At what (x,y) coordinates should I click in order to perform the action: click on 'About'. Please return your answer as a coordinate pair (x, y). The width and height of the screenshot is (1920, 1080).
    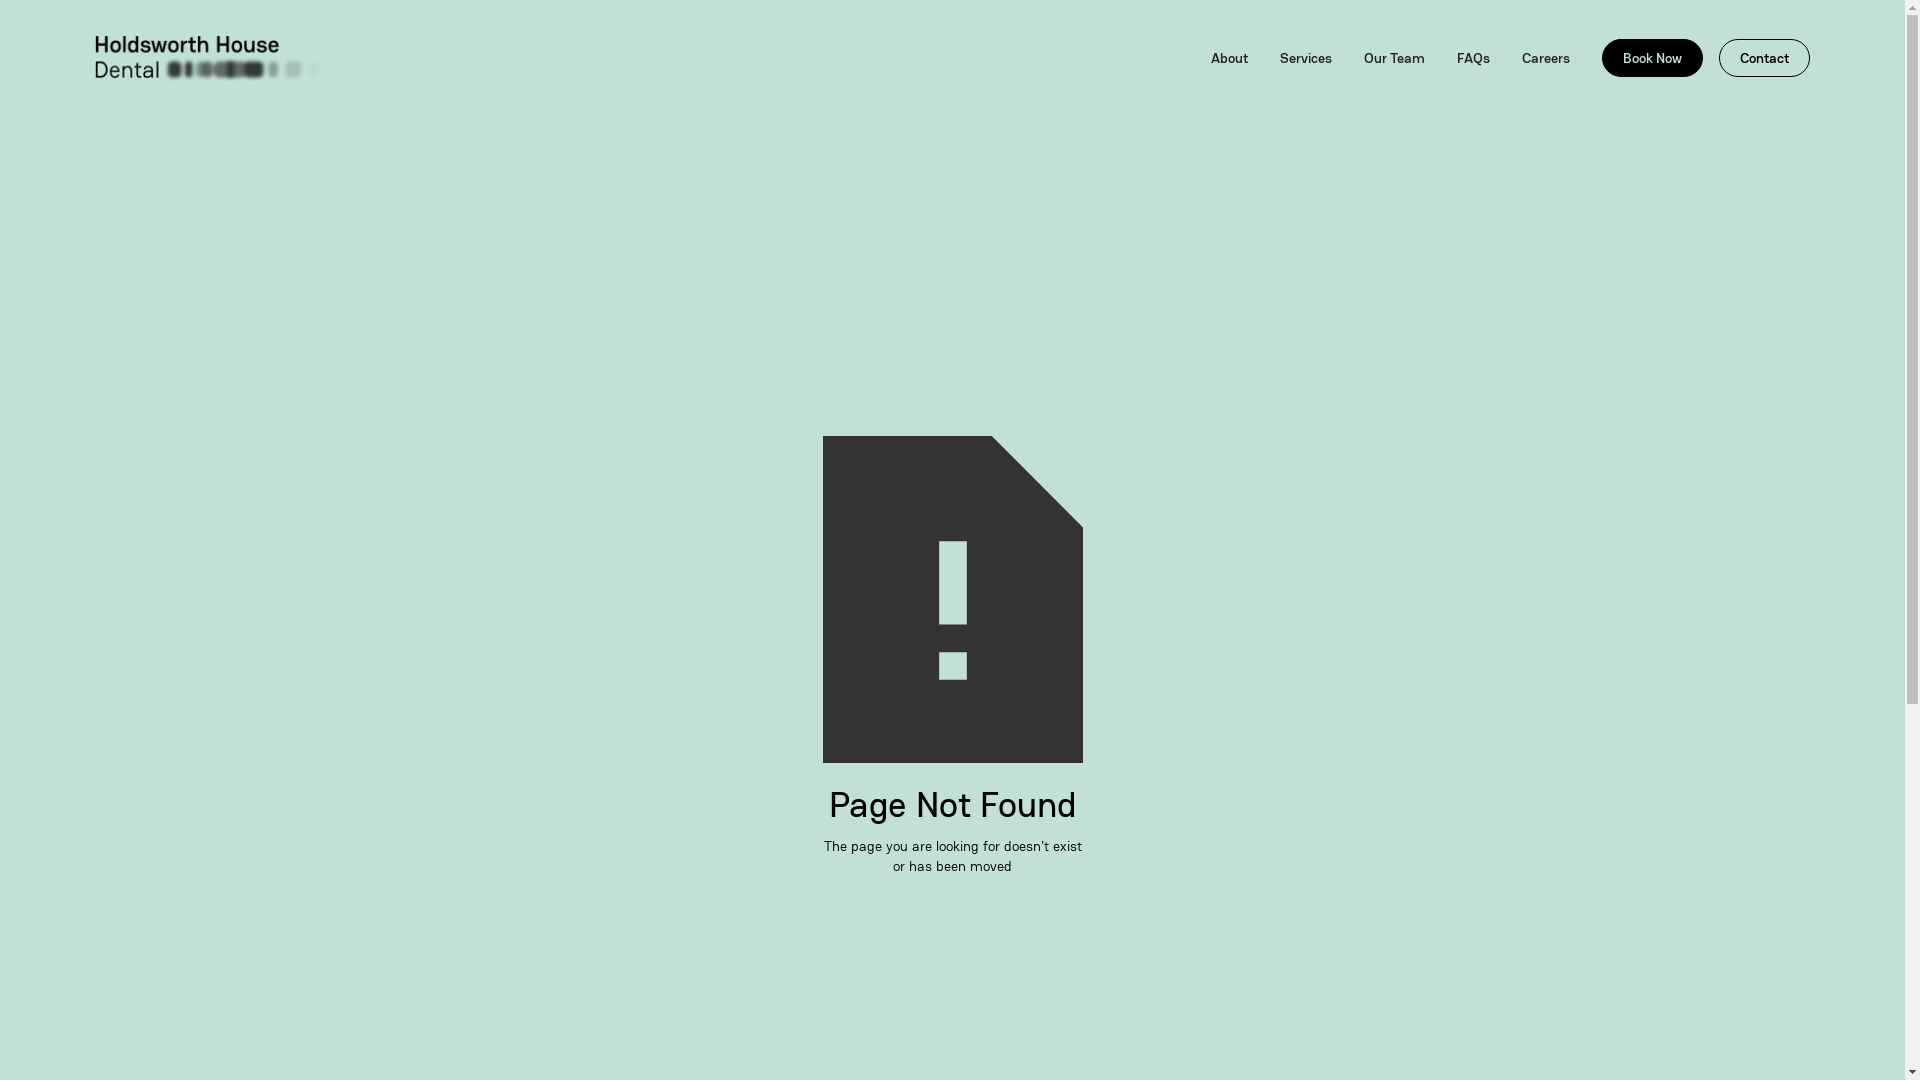
    Looking at the image, I should click on (1228, 56).